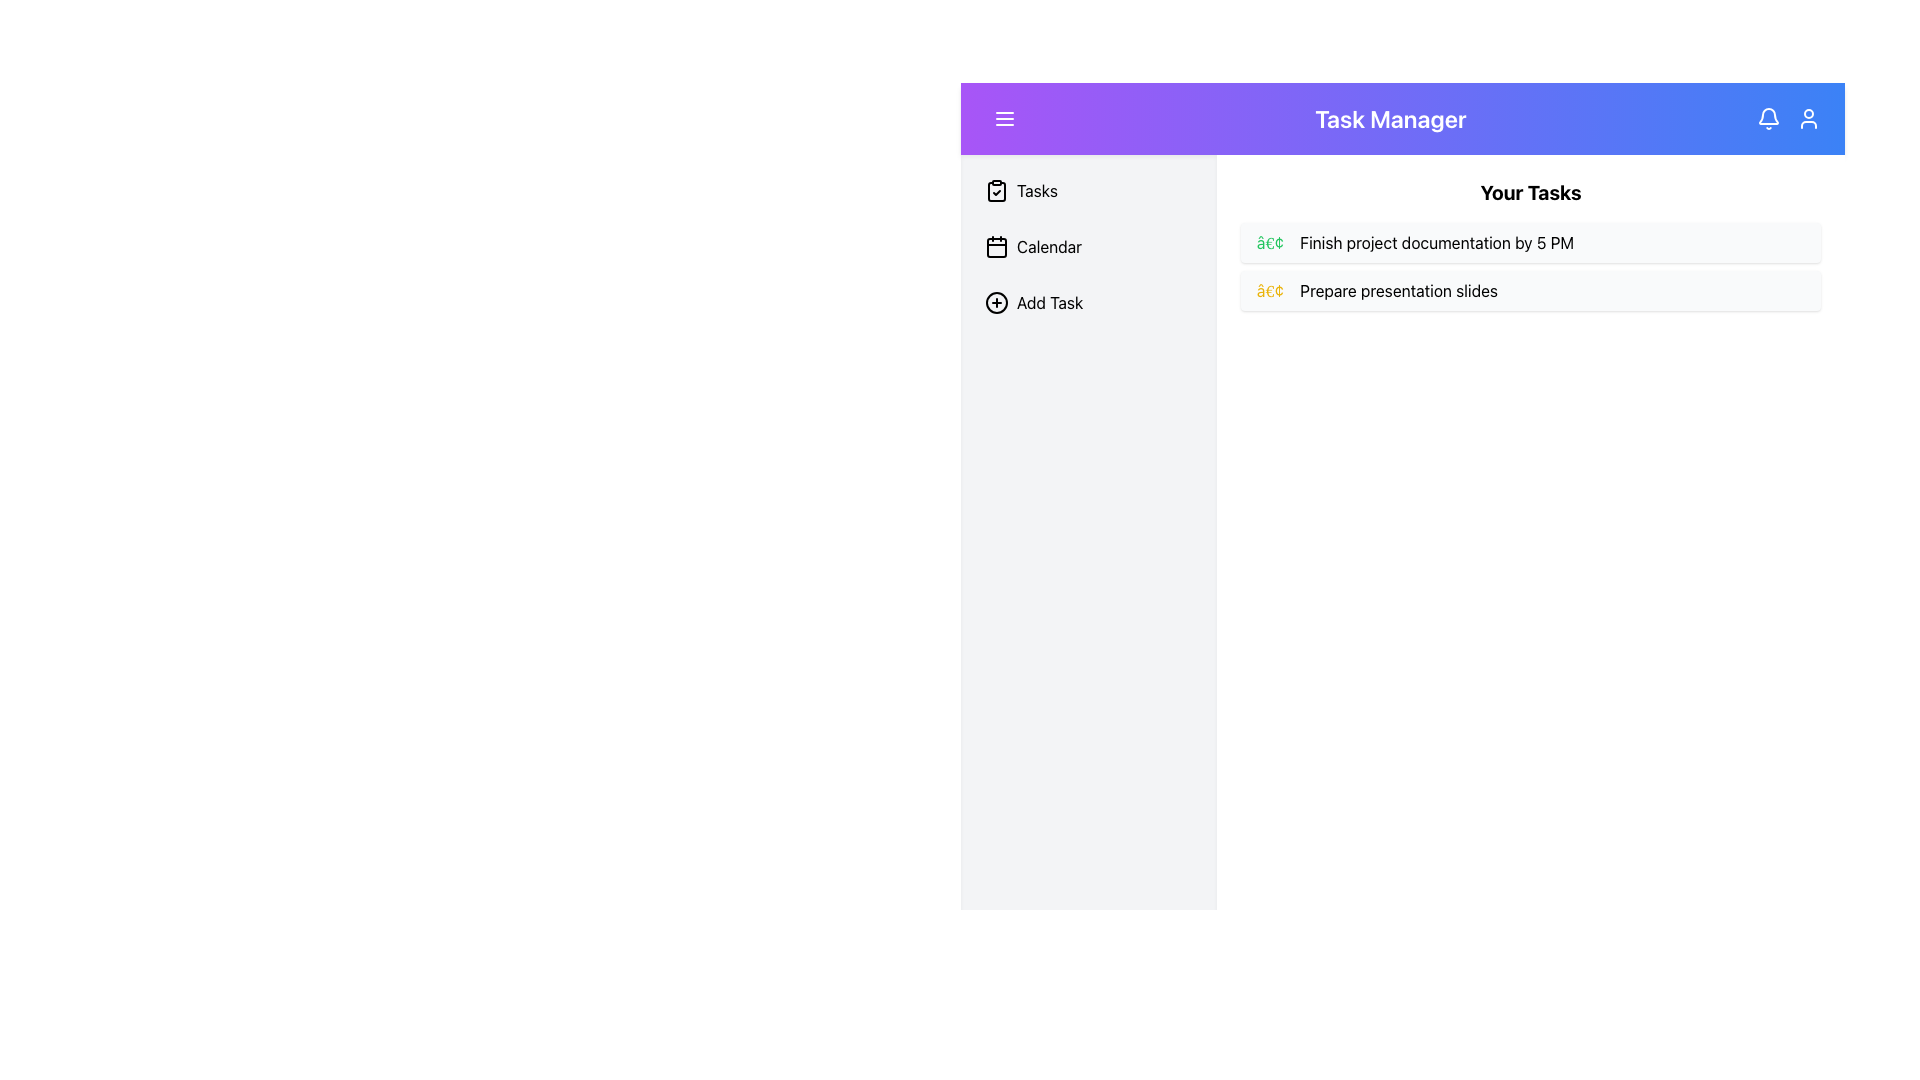 The height and width of the screenshot is (1080, 1920). Describe the element at coordinates (997, 192) in the screenshot. I see `the clipboard-shaped icon at the top left of the sidebar panel` at that location.